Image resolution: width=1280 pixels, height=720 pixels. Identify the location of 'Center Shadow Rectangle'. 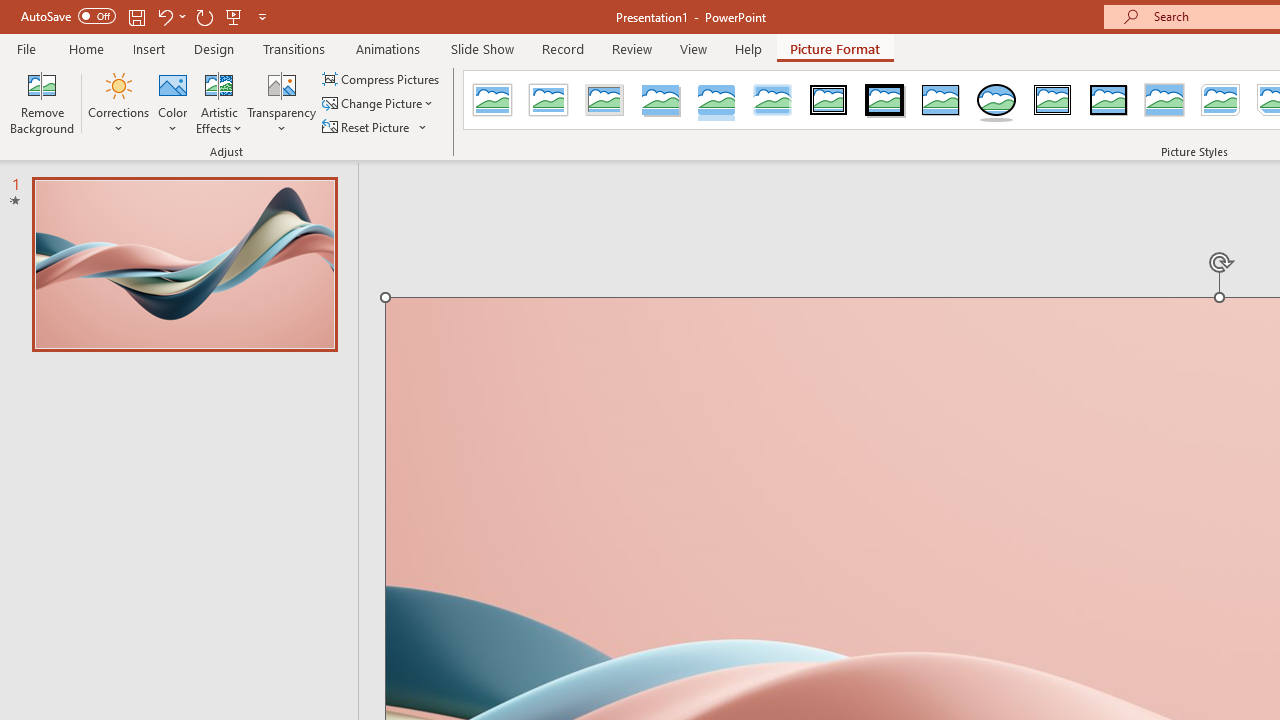
(1164, 100).